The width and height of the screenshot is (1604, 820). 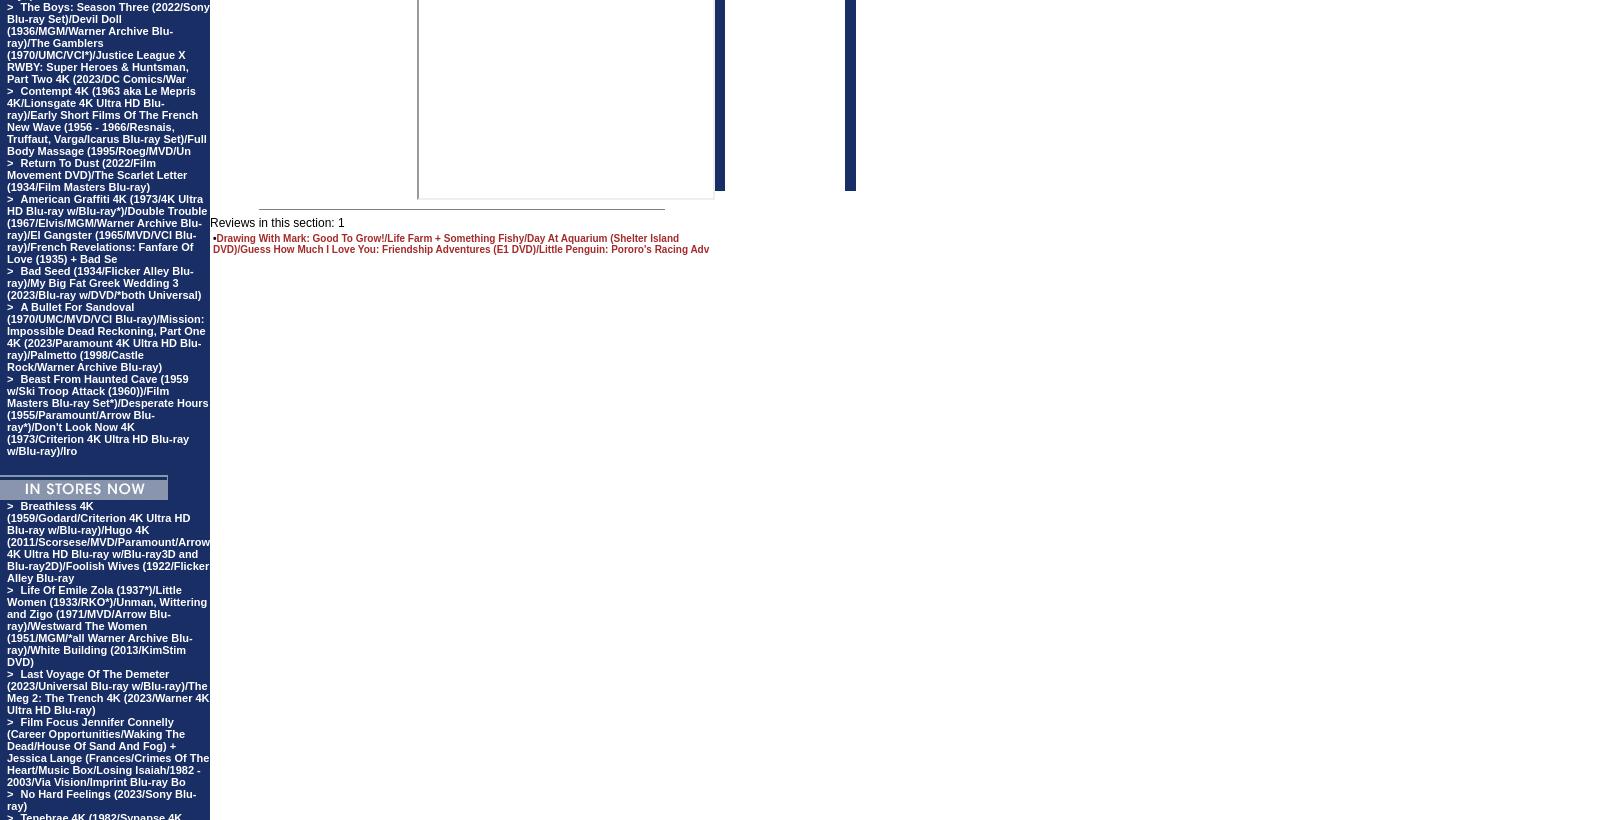 I want to click on 'Life Of Emile Zola (1937*)/Little Women (1933/RKO*)/Unman, Wittering and Zigo (1971/MVD/Arrow Blu-ray)/Westward The Women (1951/MGM/*all Warner Archive Blu-ray)/White Building (2013/KimStim DVD)', so click(x=6, y=624).